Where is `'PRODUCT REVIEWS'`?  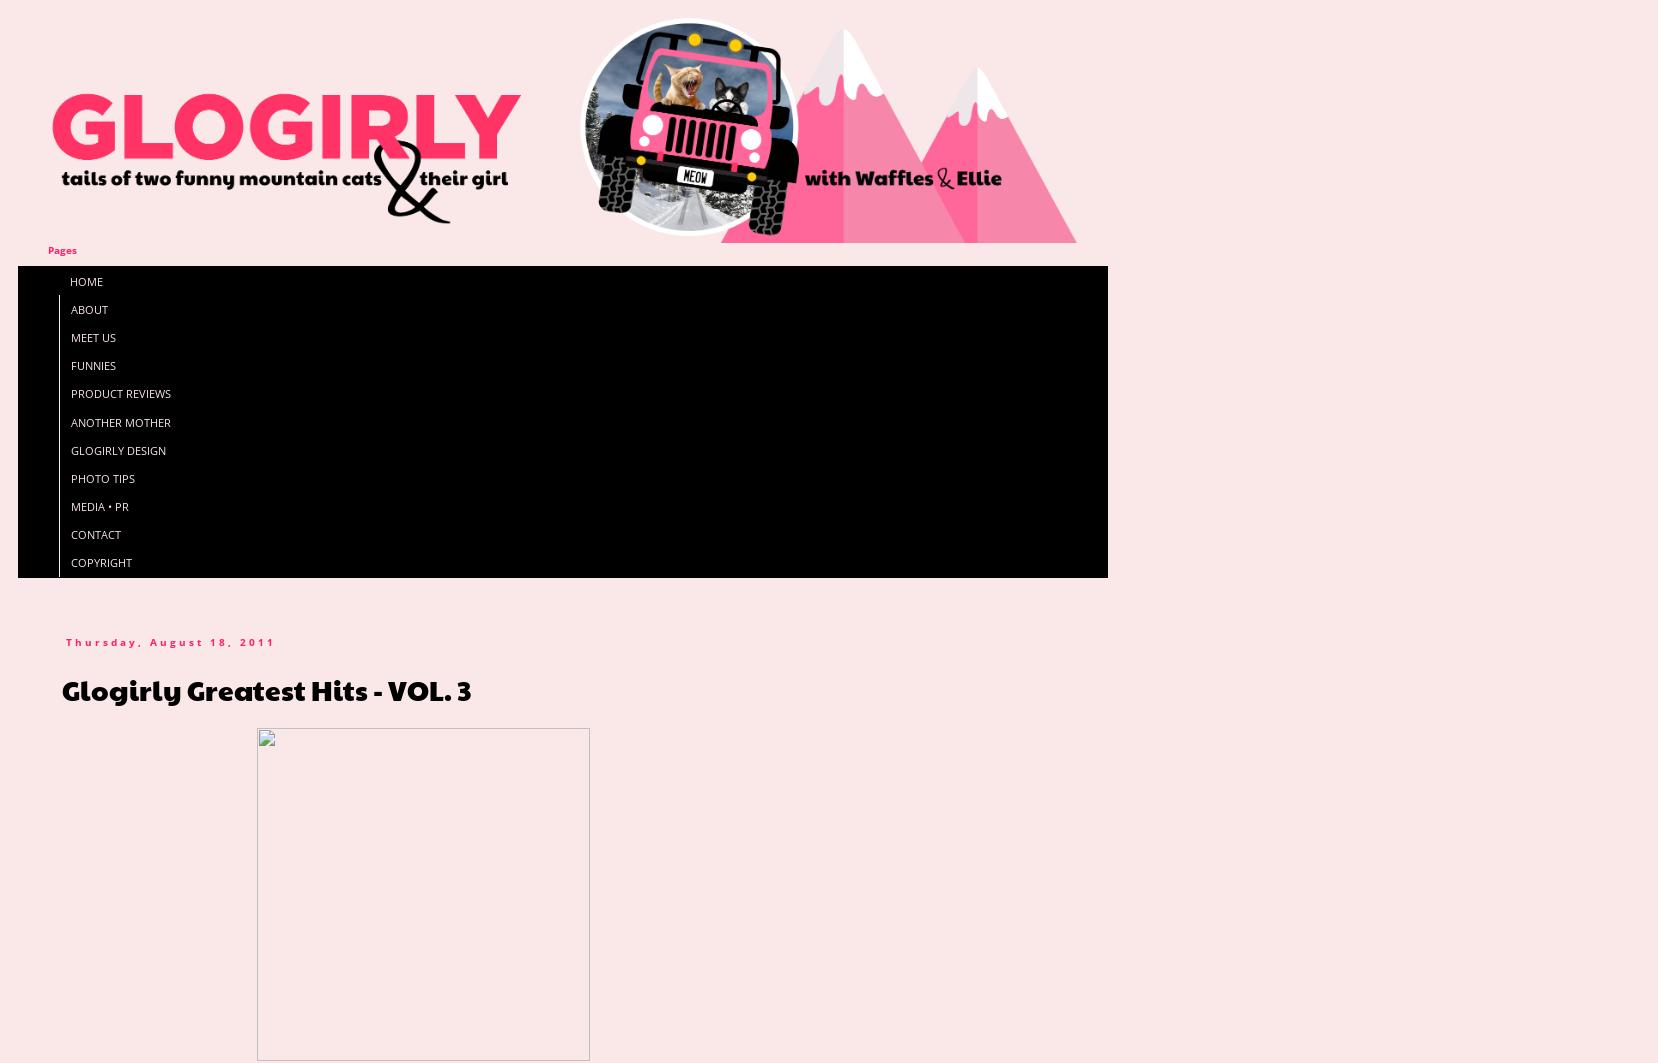
'PRODUCT REVIEWS' is located at coordinates (69, 393).